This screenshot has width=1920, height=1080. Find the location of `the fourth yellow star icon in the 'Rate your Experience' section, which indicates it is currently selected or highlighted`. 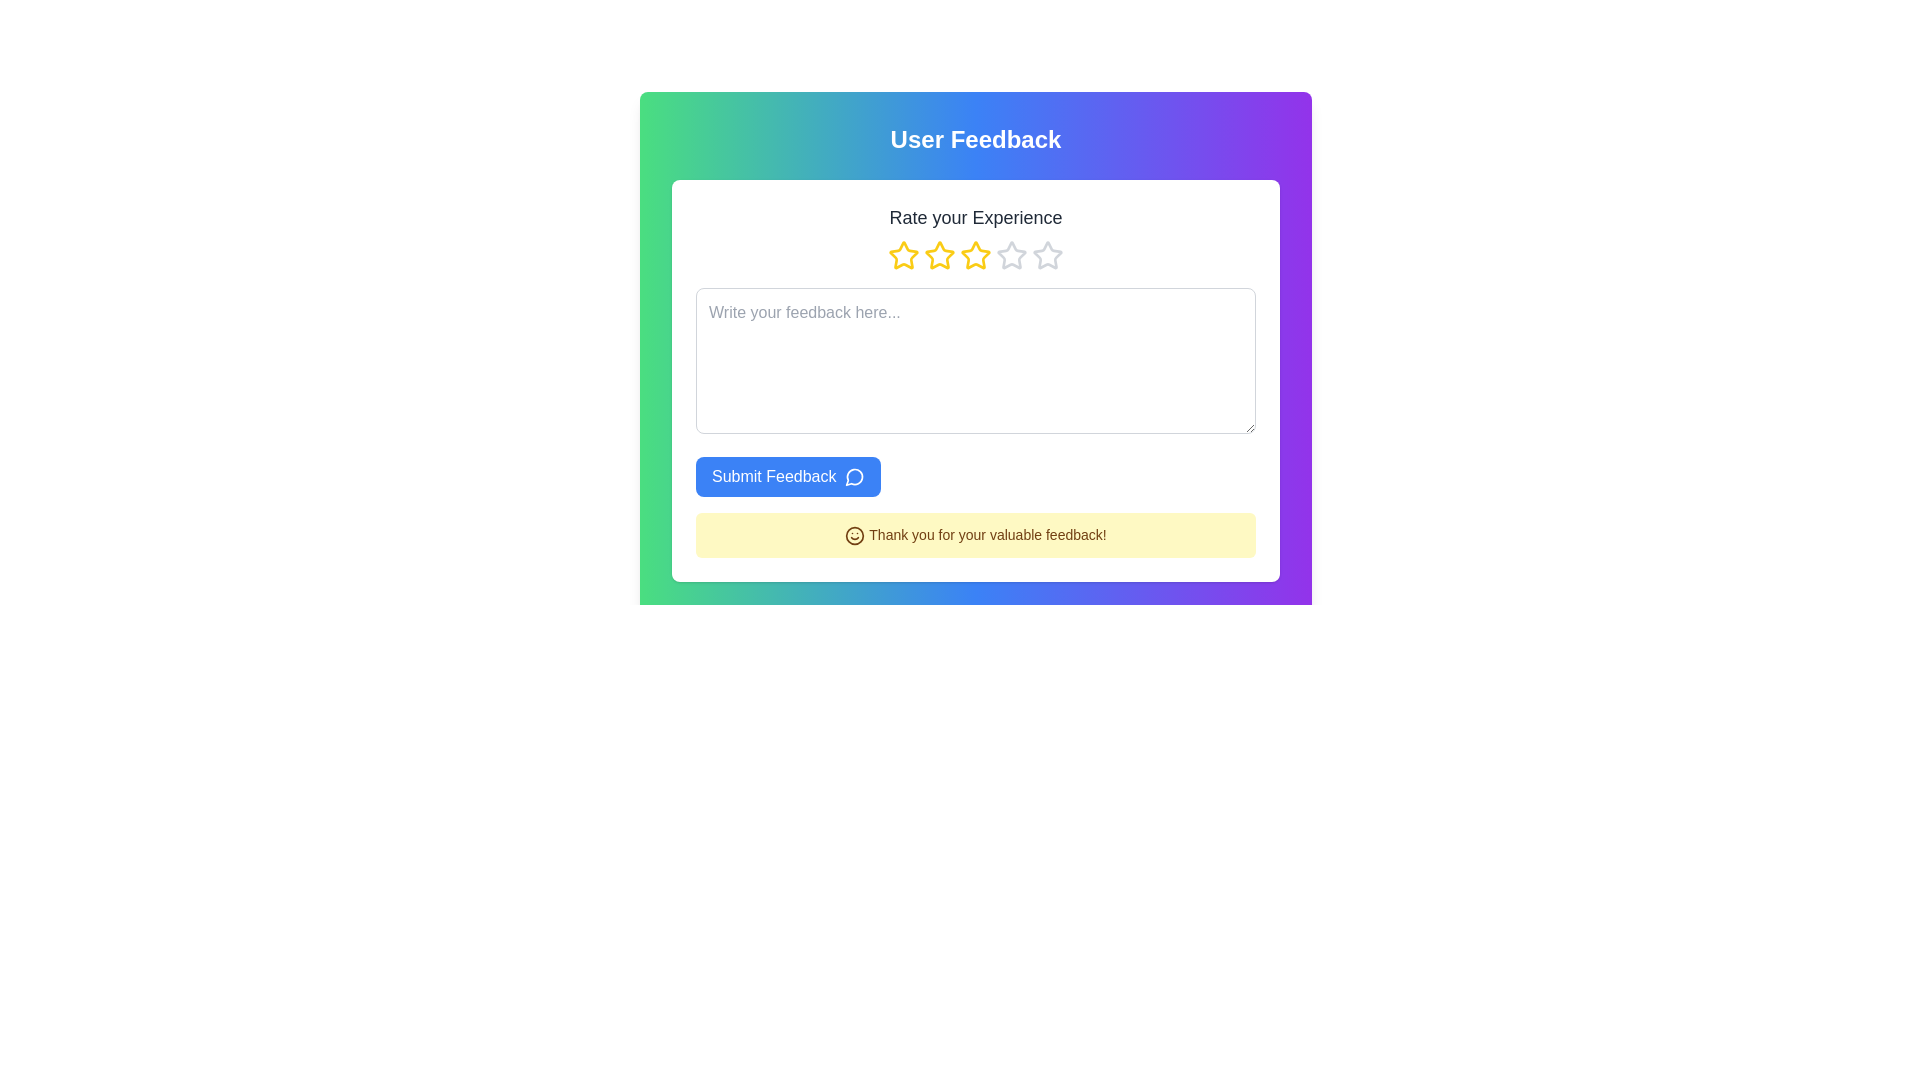

the fourth yellow star icon in the 'Rate your Experience' section, which indicates it is currently selected or highlighted is located at coordinates (975, 254).